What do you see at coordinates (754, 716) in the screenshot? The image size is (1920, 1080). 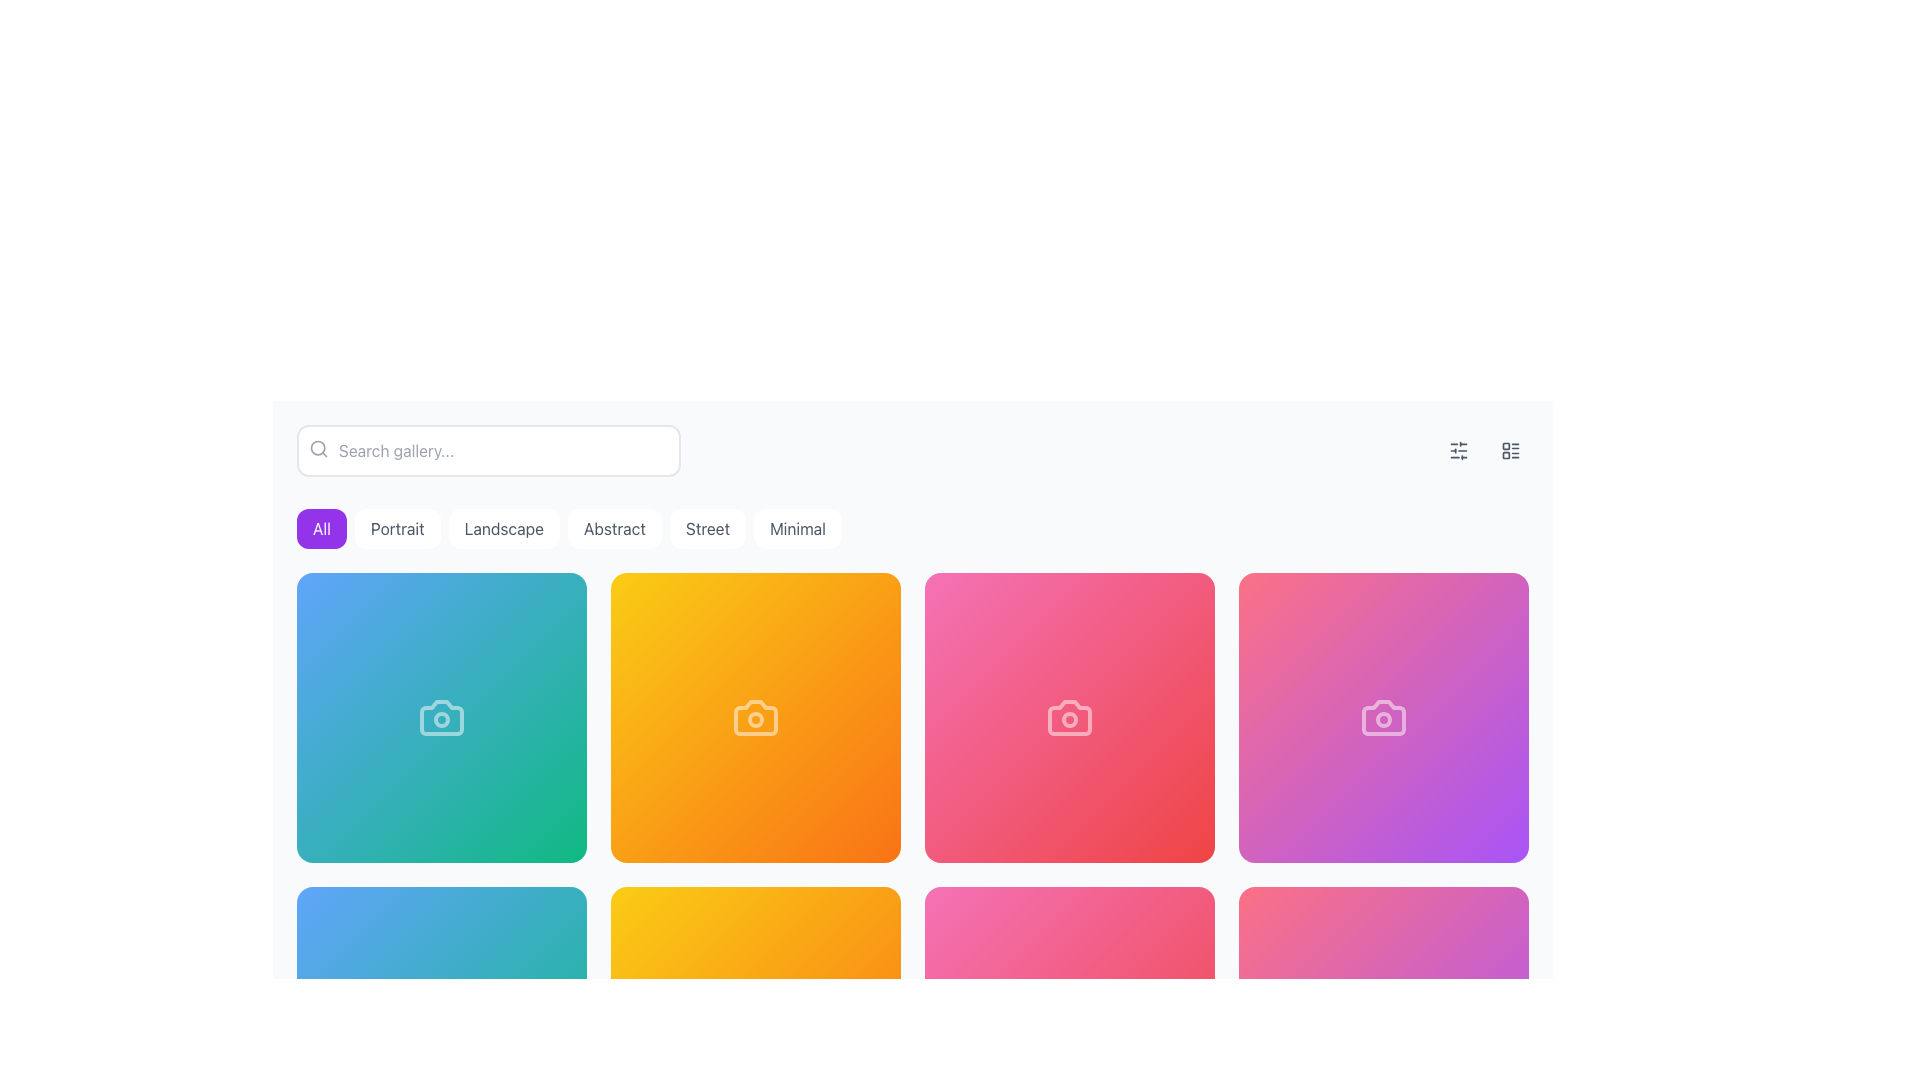 I see `the Button with Camera Icon, which is a circular button featuring a camera shape, located at the center of the second square in the second row of a grid layout on a vibrant yellow background` at bounding box center [754, 716].